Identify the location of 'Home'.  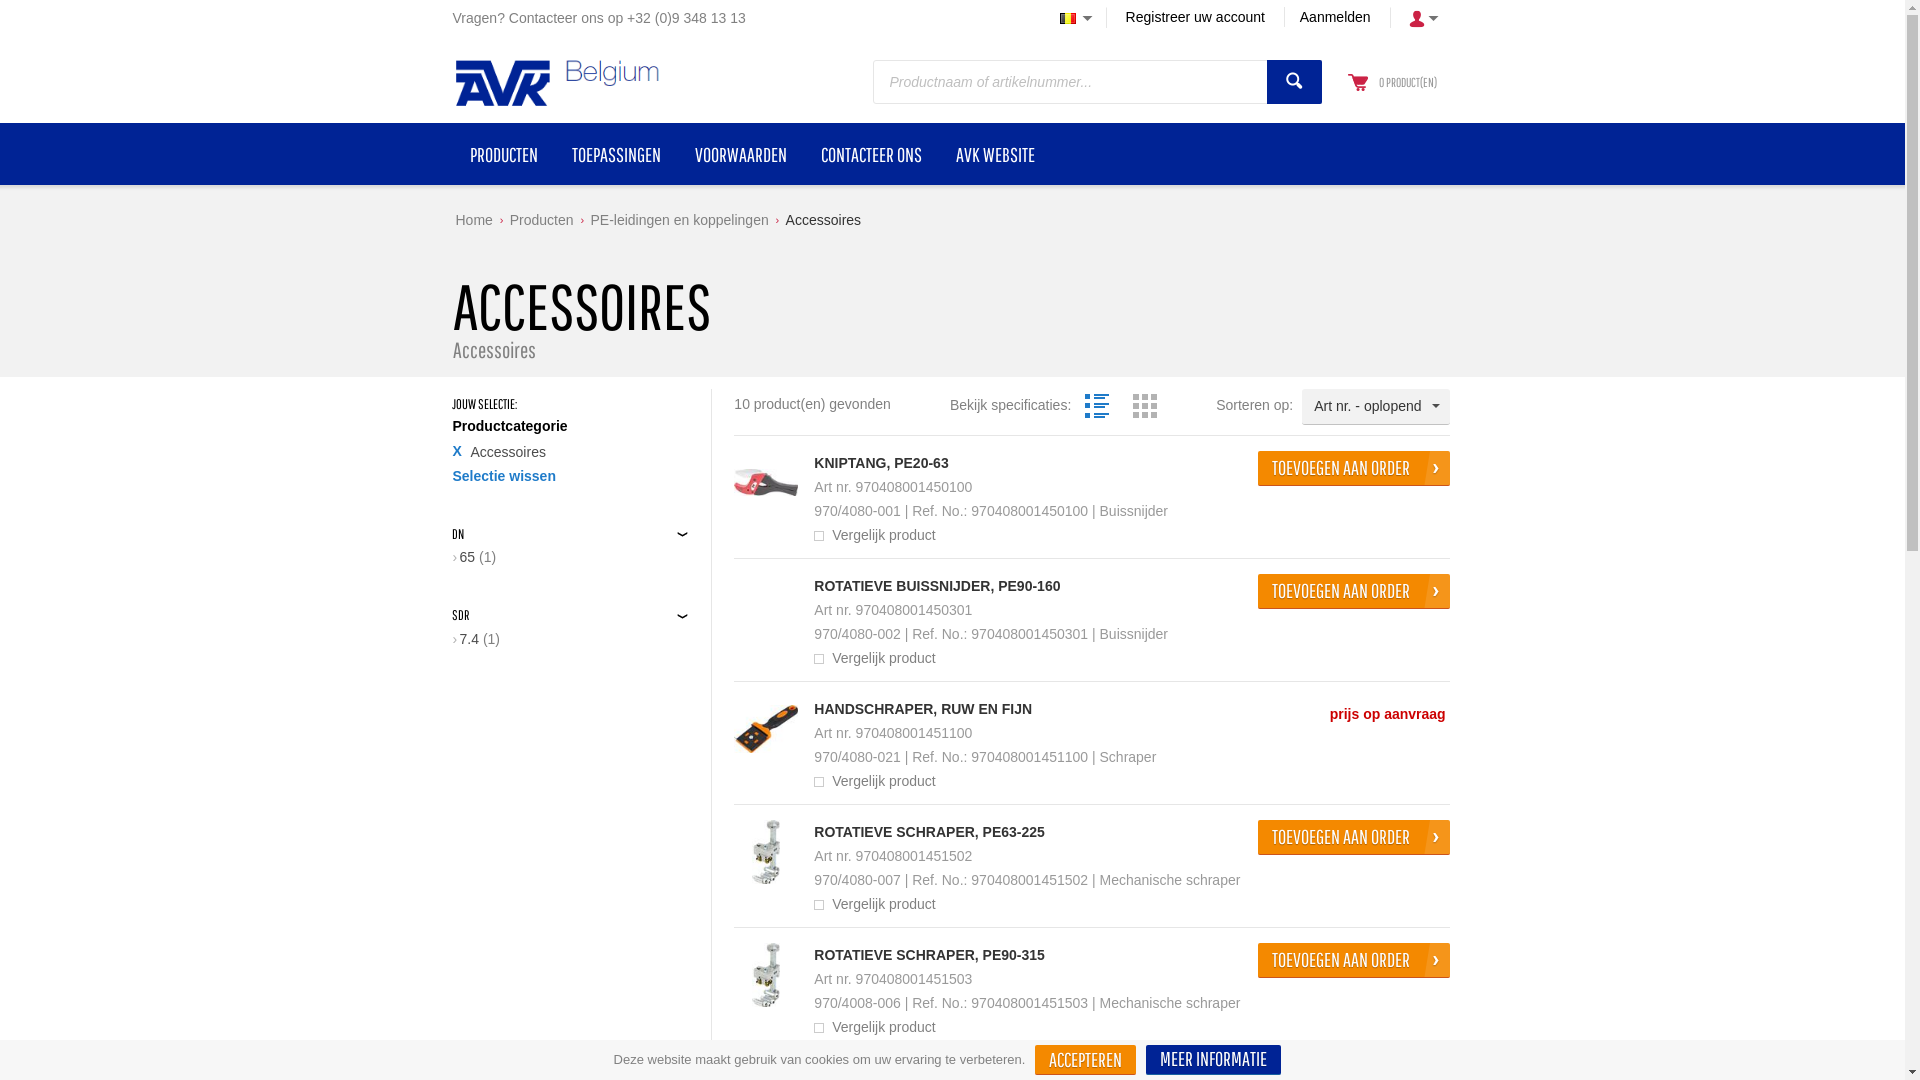
(473, 219).